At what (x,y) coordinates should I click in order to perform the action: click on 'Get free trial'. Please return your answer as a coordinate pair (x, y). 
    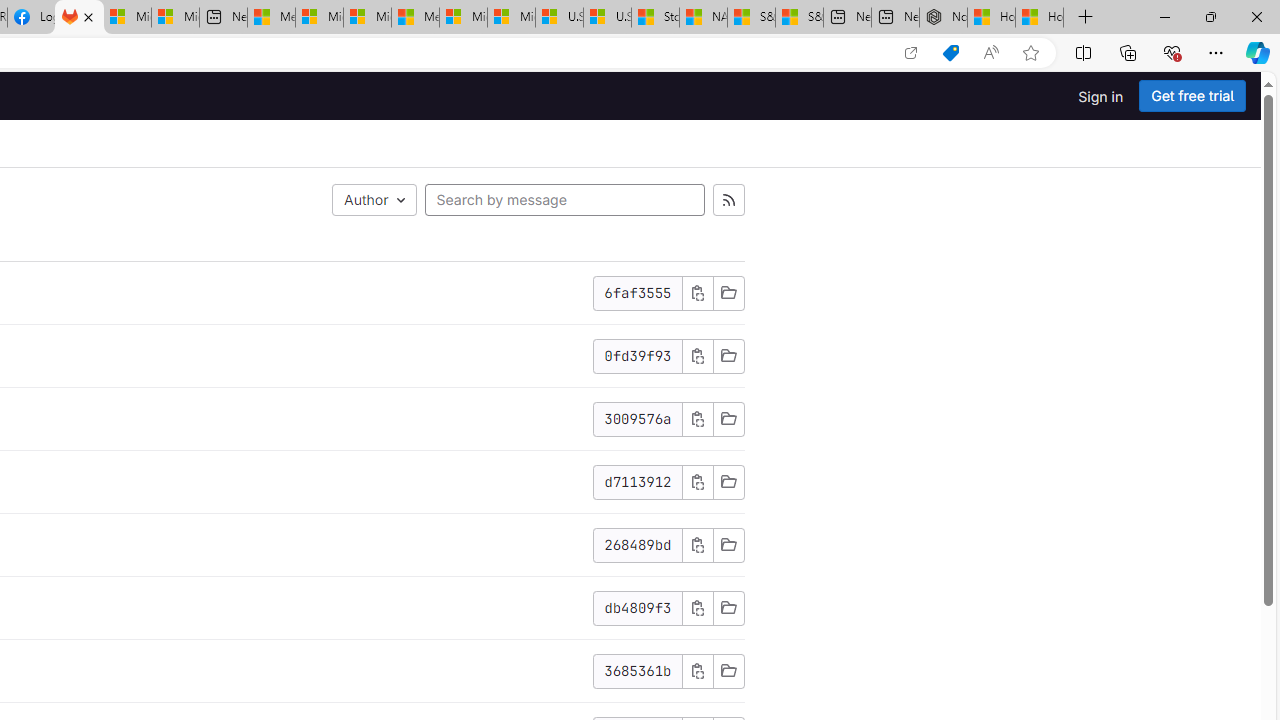
    Looking at the image, I should click on (1192, 96).